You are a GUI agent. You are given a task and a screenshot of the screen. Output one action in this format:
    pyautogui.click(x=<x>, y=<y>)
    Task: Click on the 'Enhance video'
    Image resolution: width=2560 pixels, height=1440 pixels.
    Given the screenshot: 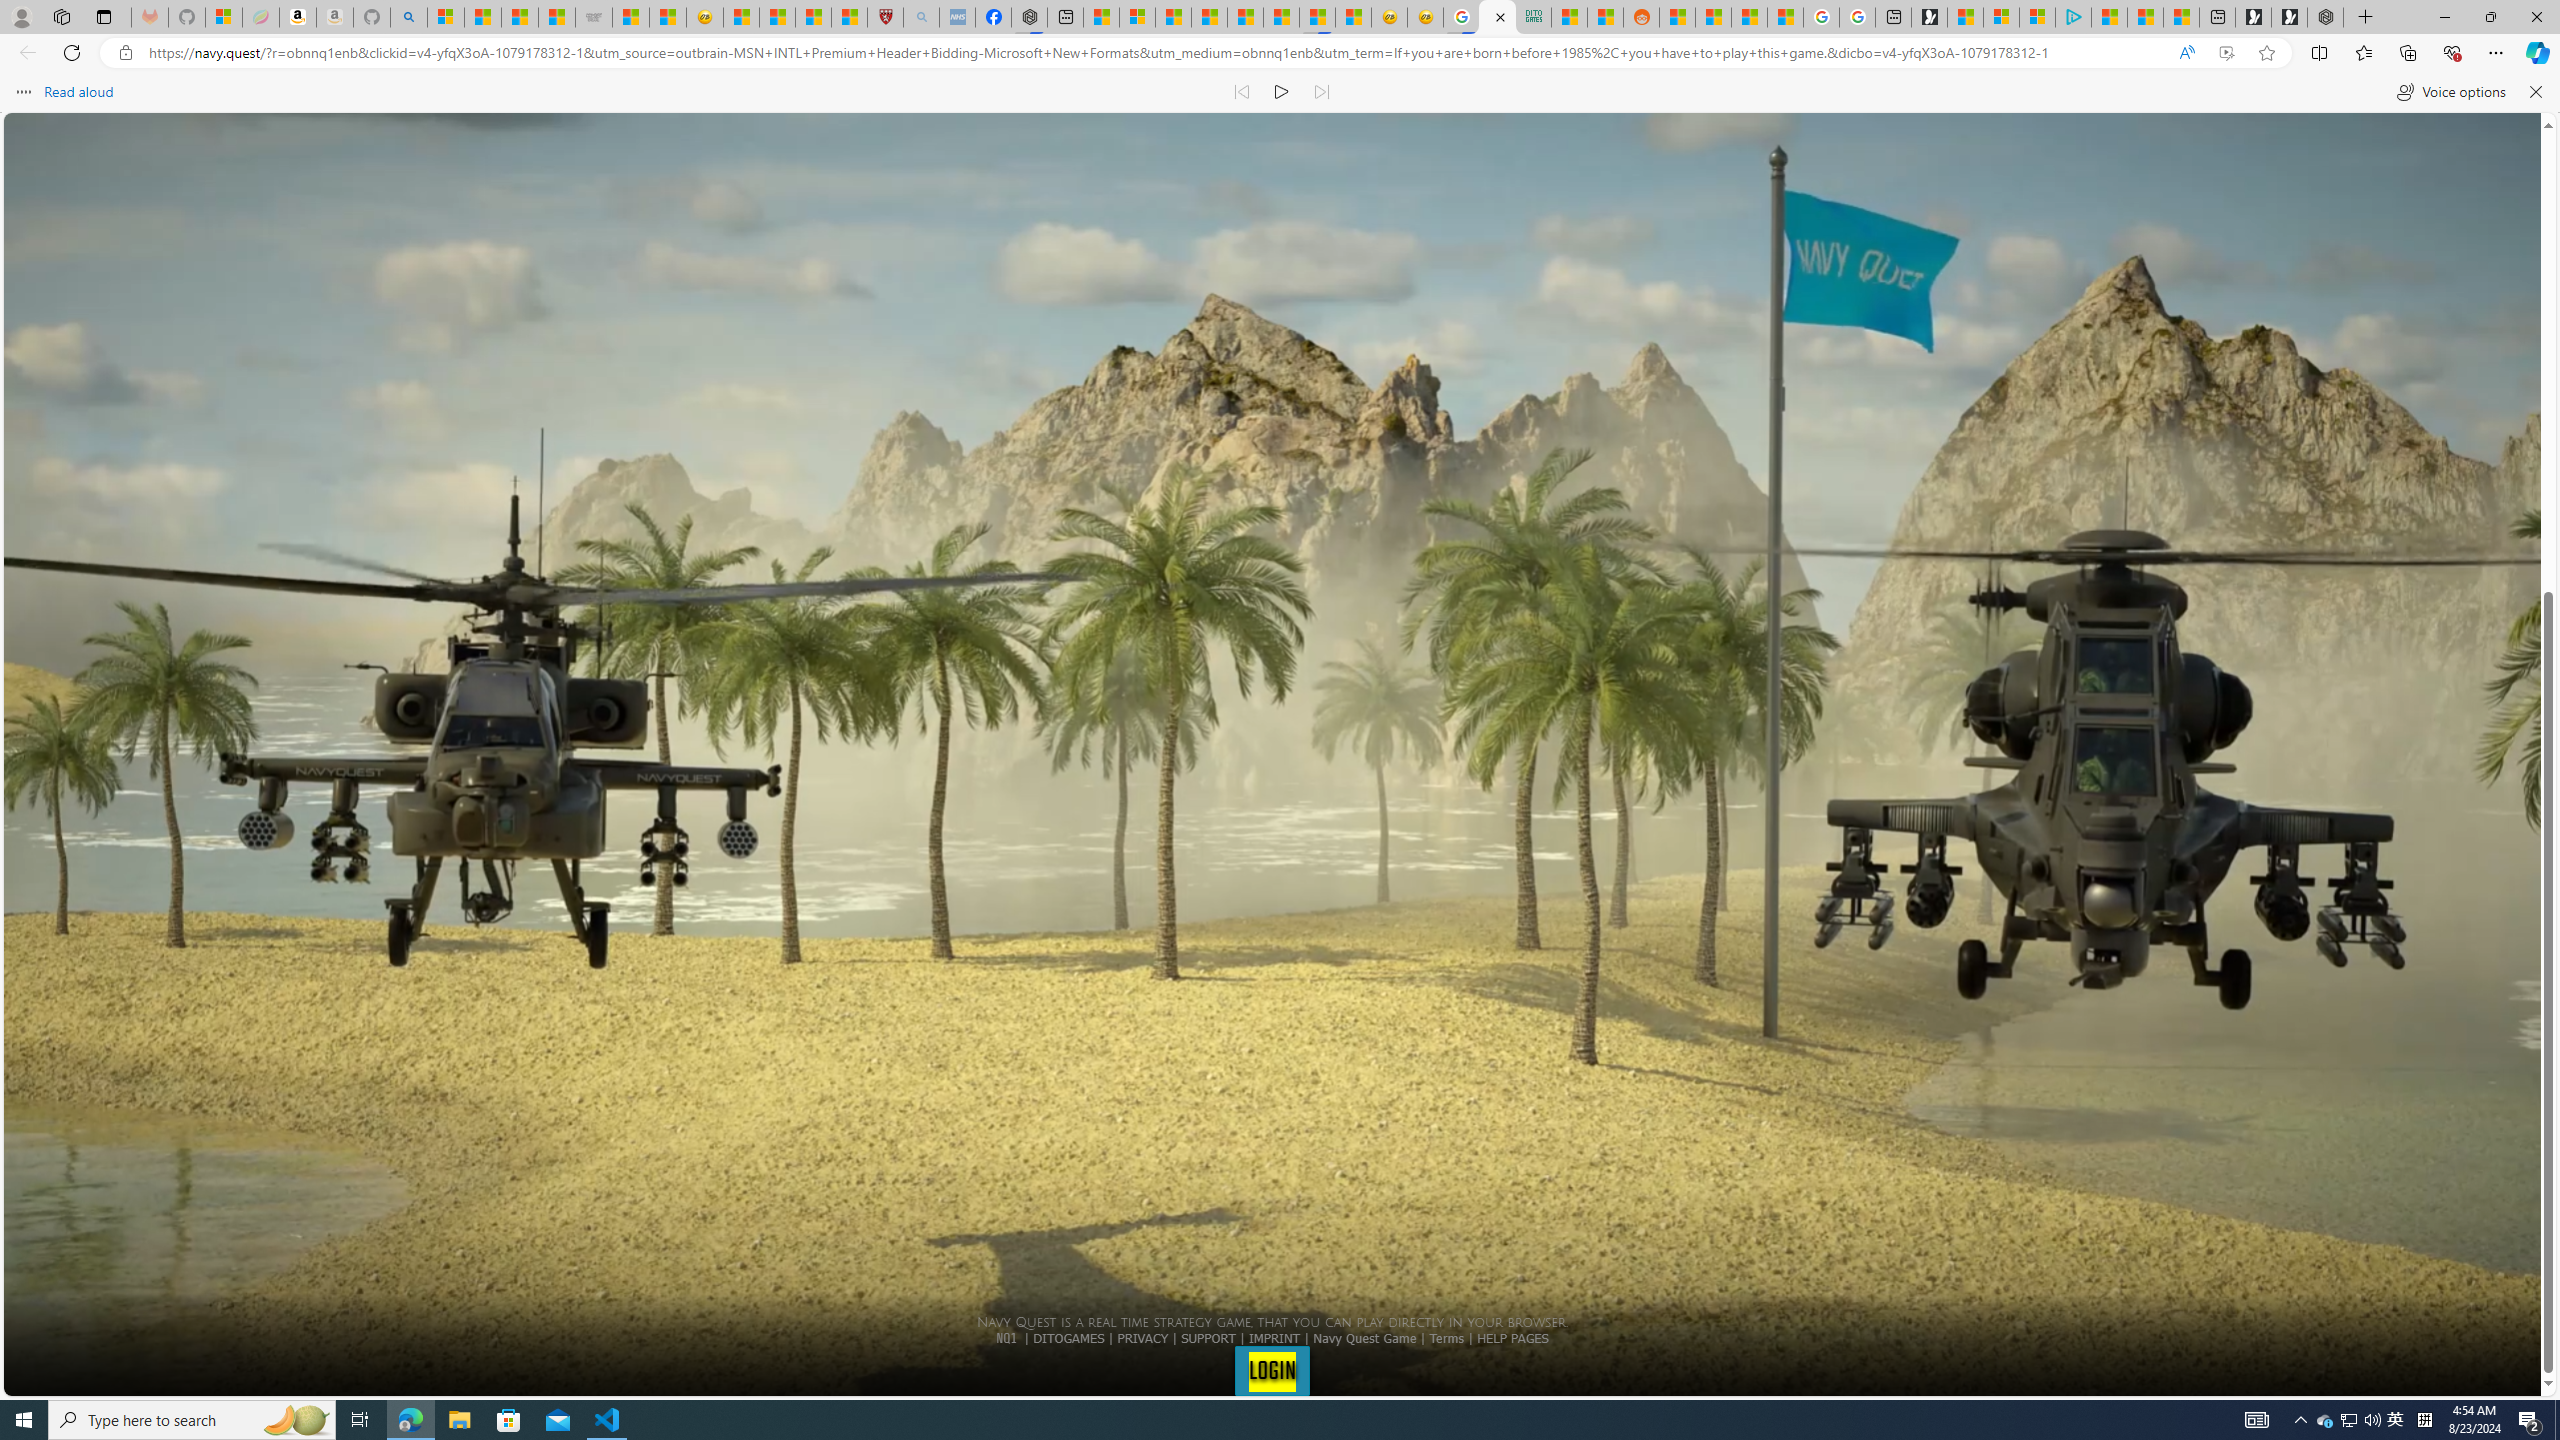 What is the action you would take?
    pyautogui.click(x=2226, y=53)
    